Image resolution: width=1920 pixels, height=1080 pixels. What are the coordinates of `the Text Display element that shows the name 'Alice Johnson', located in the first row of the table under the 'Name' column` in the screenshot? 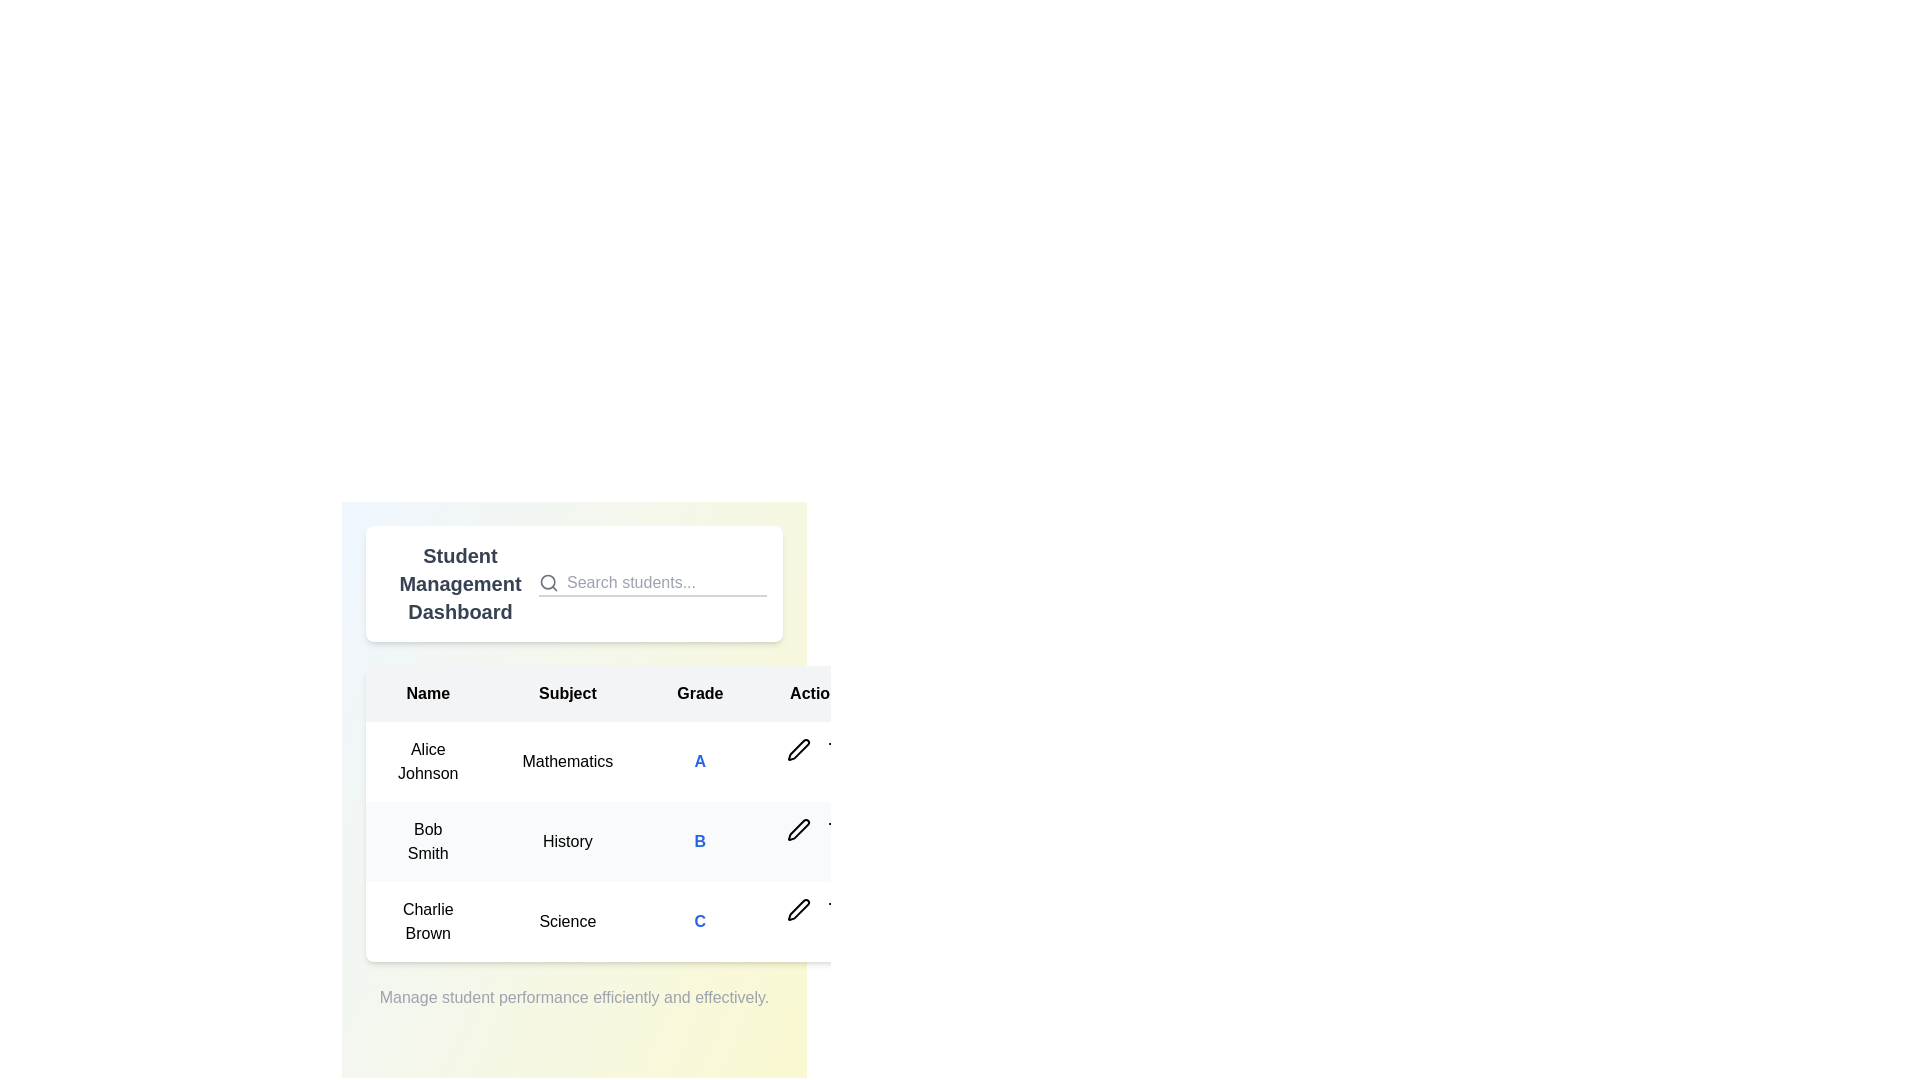 It's located at (427, 762).